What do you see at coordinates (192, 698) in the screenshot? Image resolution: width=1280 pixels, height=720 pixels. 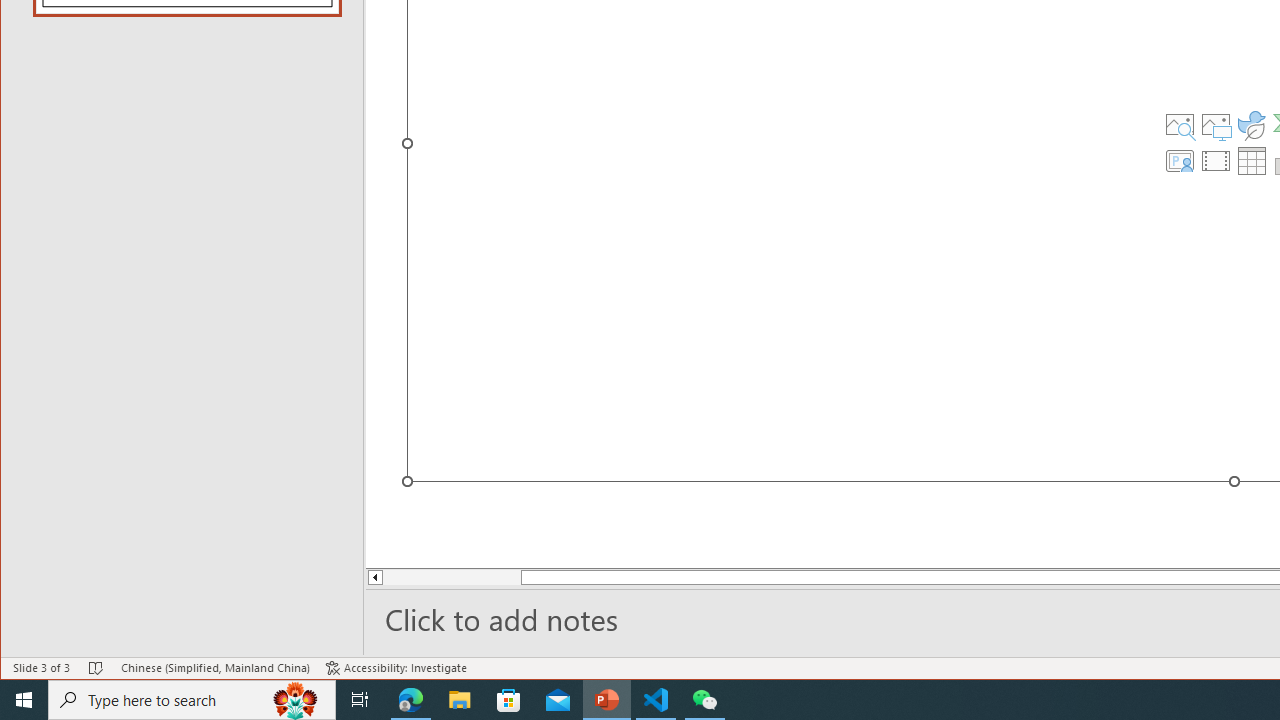 I see `'Type here to search'` at bounding box center [192, 698].